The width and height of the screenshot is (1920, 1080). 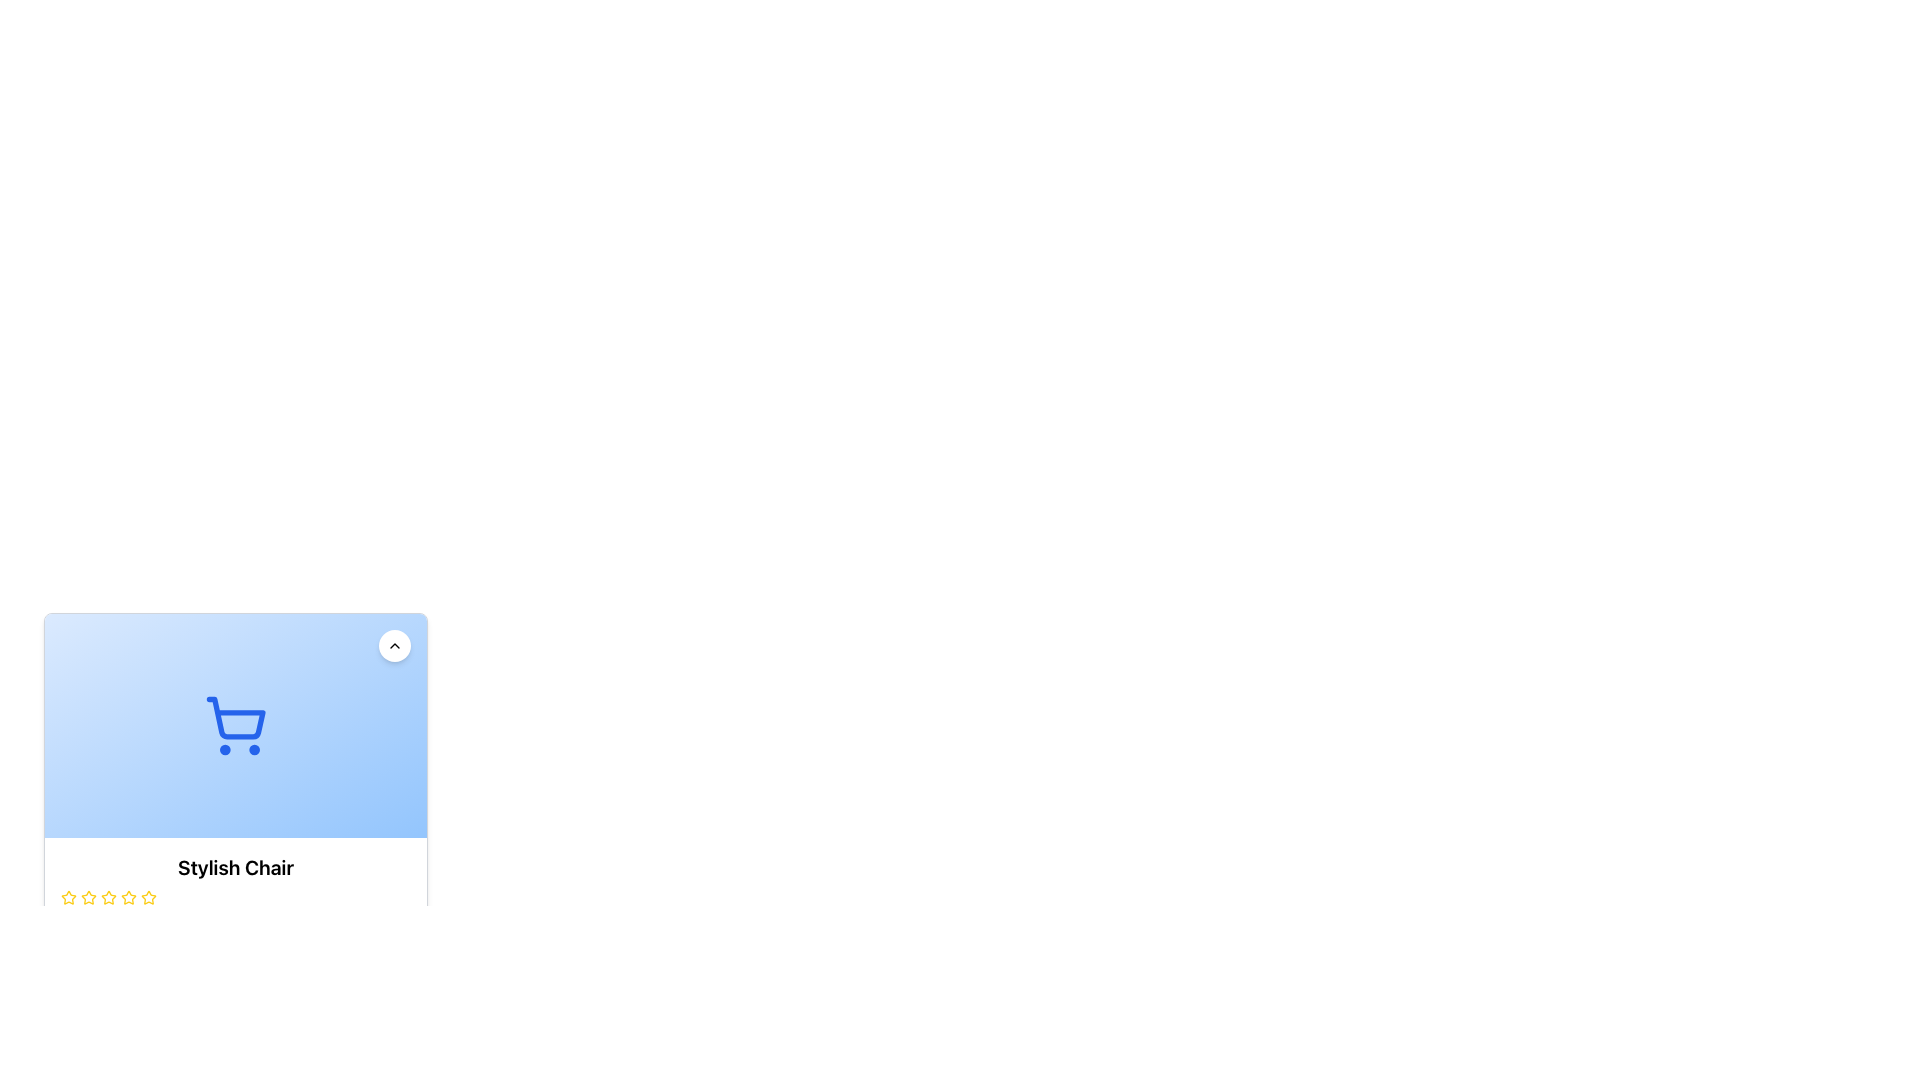 I want to click on the star-shaped icon with a yellow border and transparent fill located beneath the text 'Stylish Chair' in the bottom region of the card component, so click(x=88, y=896).